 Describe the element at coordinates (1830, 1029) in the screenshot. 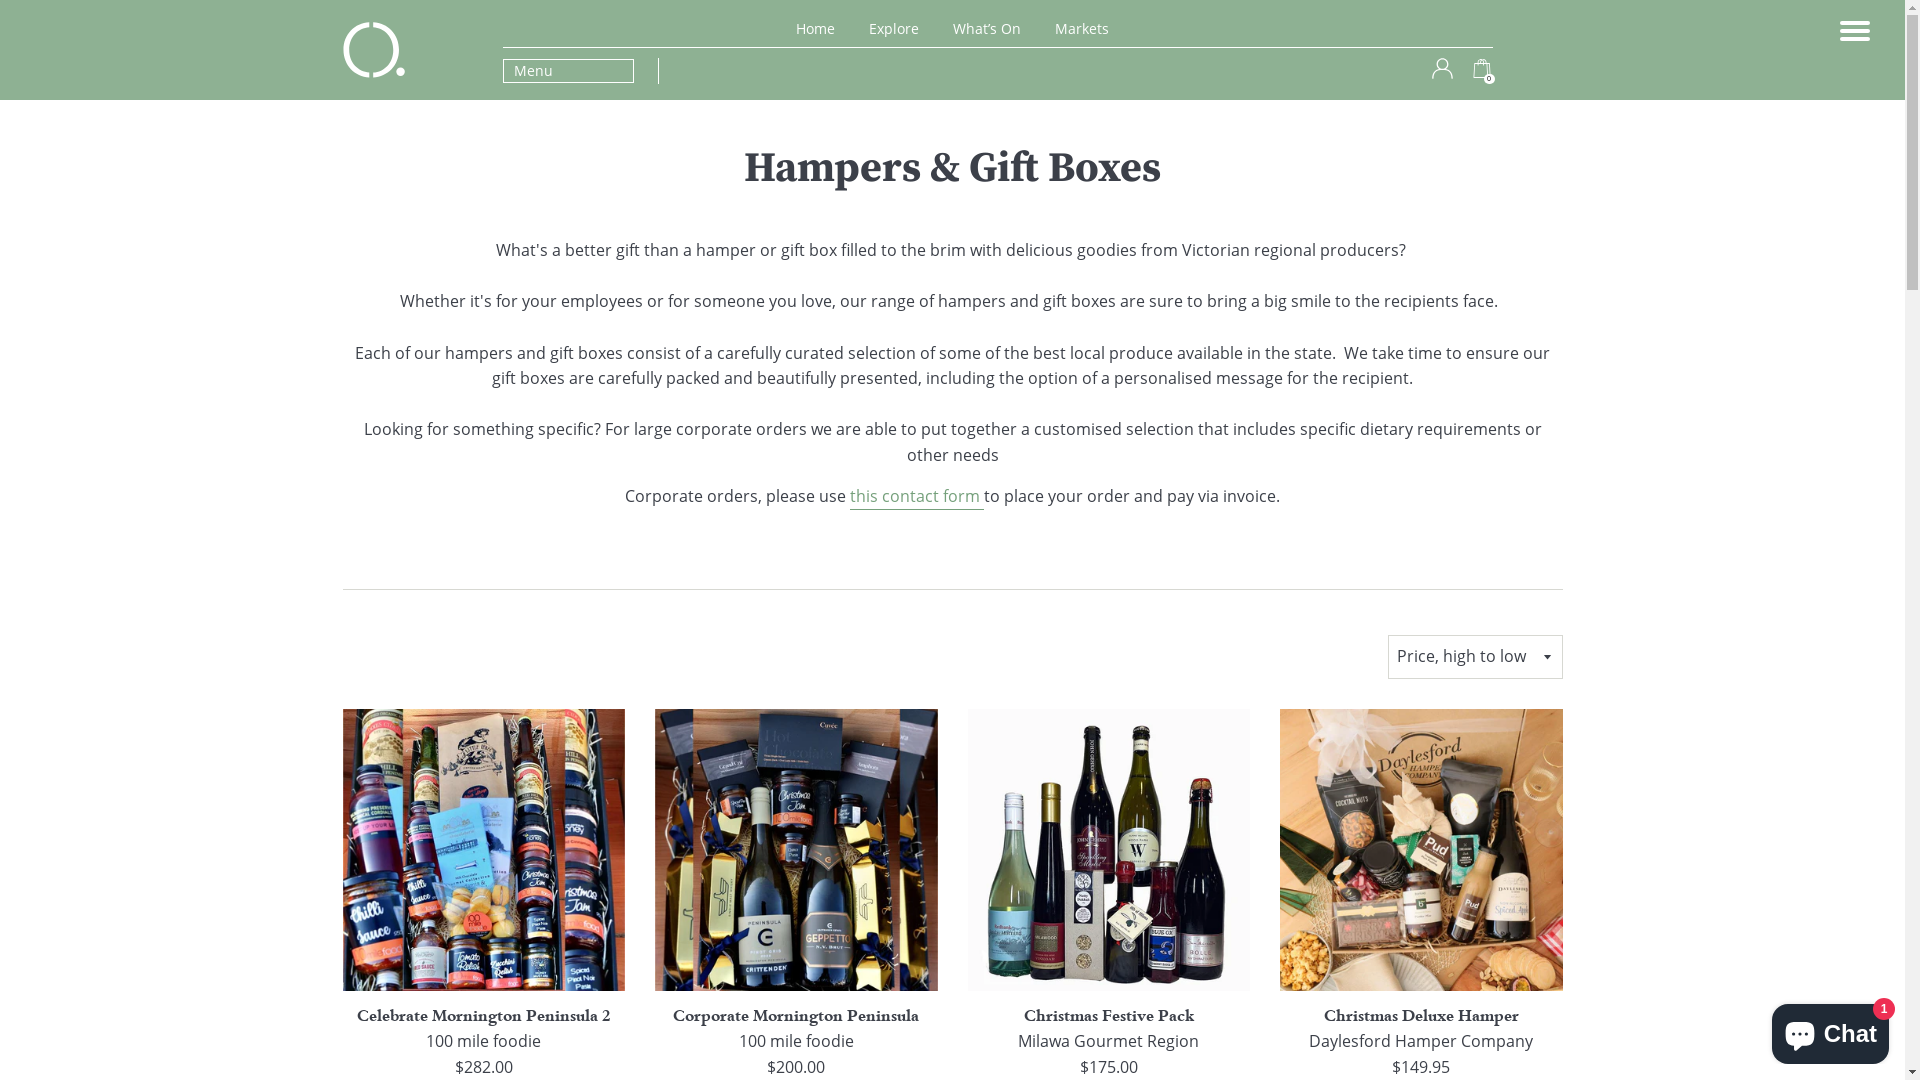

I see `'Shopify online store chat'` at that location.